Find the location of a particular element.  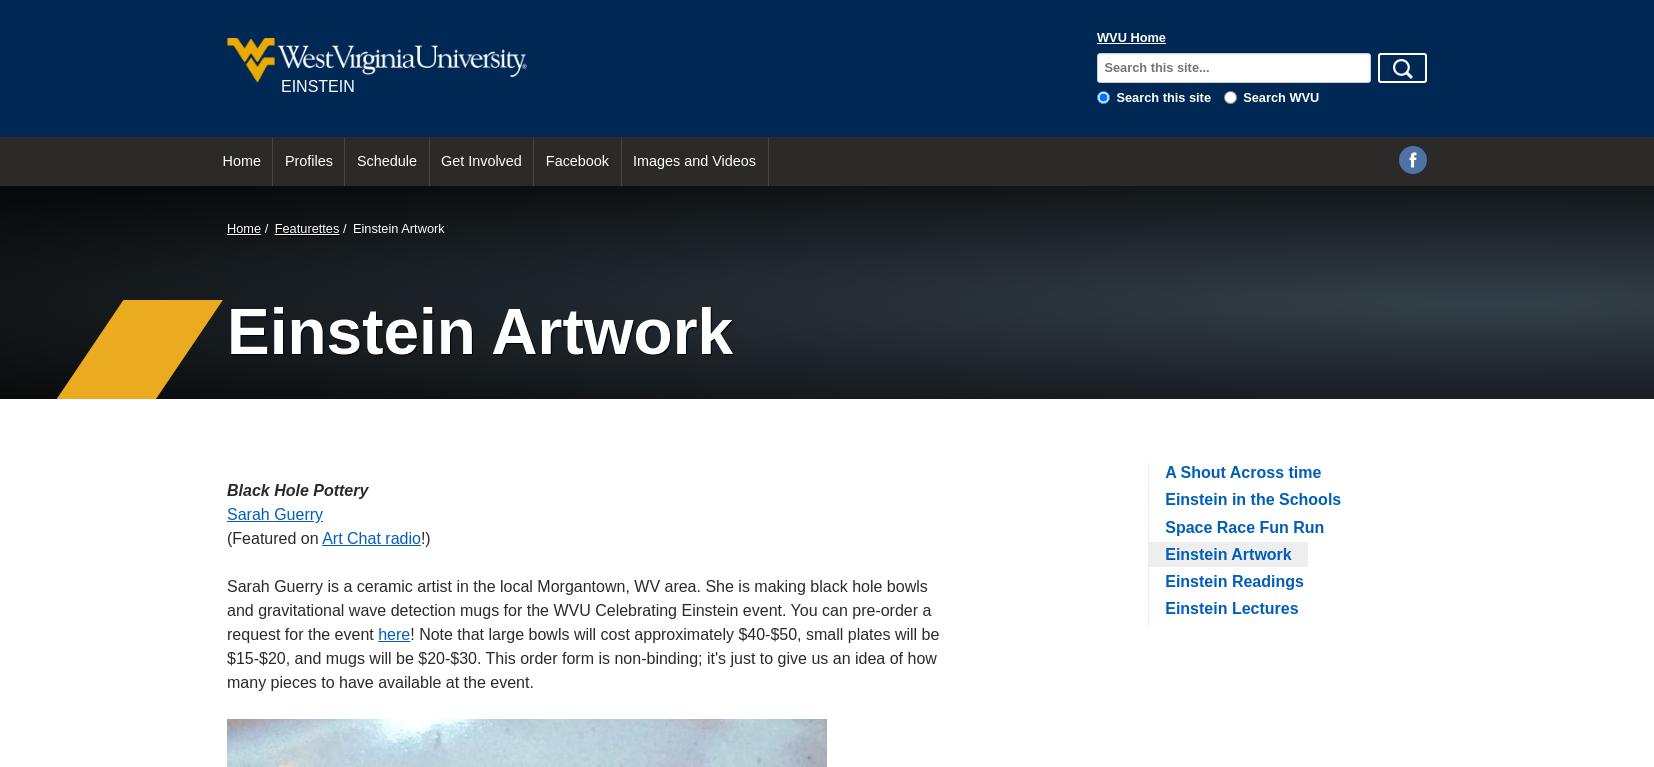

'! Note that large bowls 
will cost approximately $40-$50, small plates will be $15-$20, and mugs 
will be $20-$30. This order form is non-binding; it's just to give us an
 idea of how many pieces to have available at the event.' is located at coordinates (225, 657).